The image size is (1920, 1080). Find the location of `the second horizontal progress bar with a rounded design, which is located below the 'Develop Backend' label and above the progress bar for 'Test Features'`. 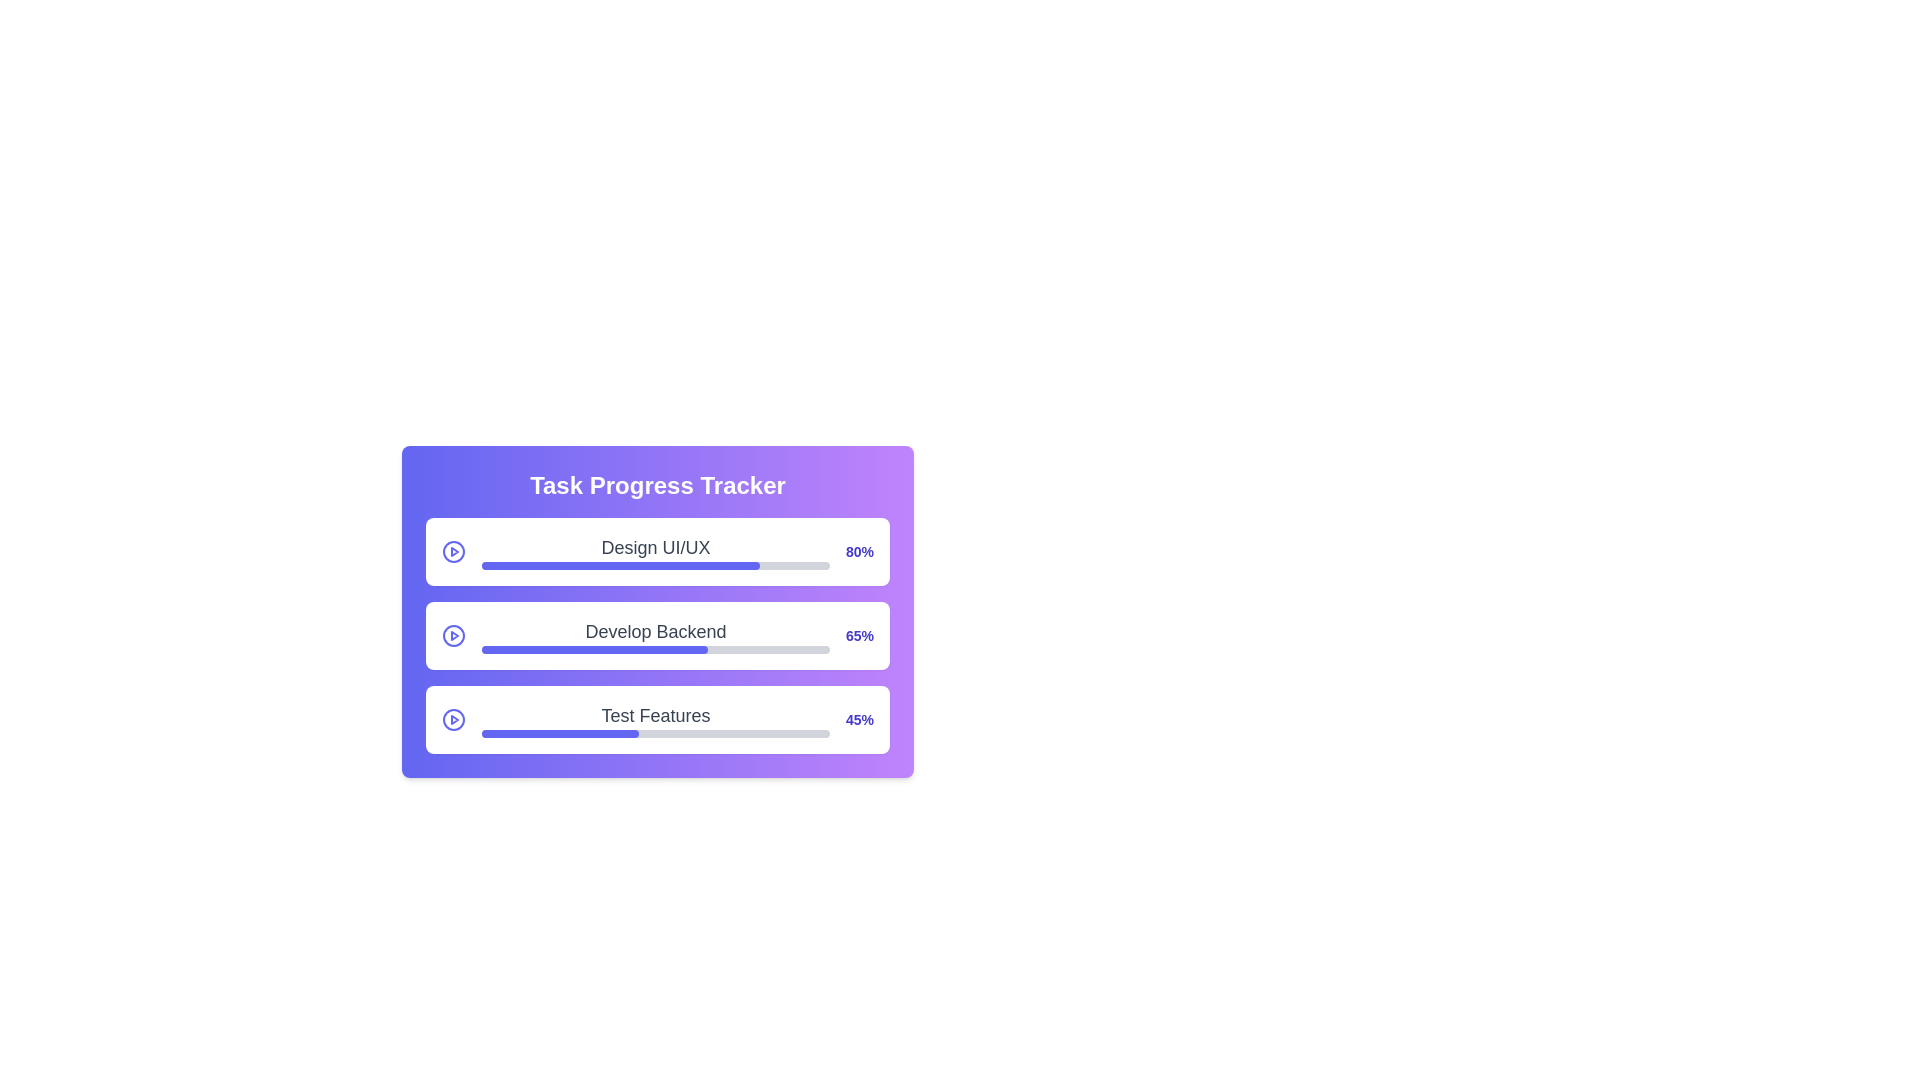

the second horizontal progress bar with a rounded design, which is located below the 'Develop Backend' label and above the progress bar for 'Test Features' is located at coordinates (656, 650).